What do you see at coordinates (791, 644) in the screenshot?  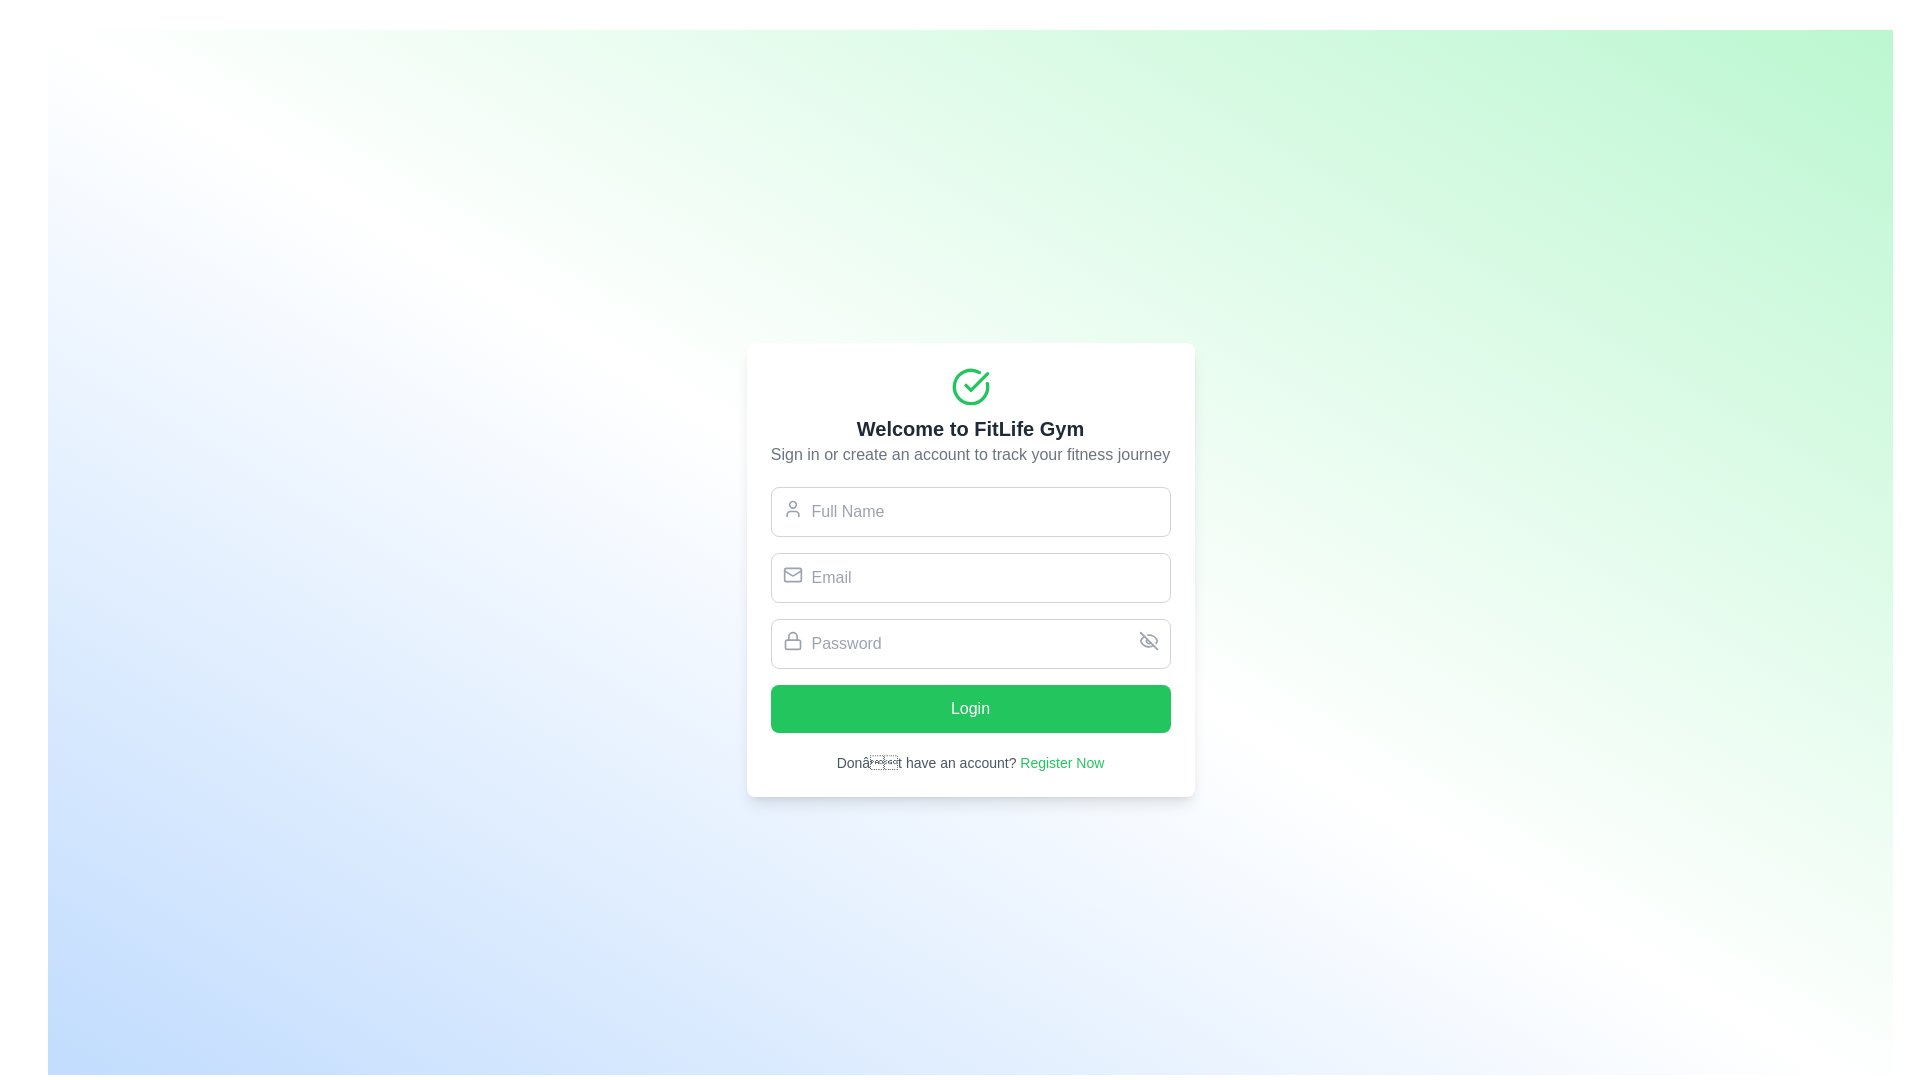 I see `the rectangular padlock icon element located directly to the left of the password input field in the login form, which is styled in a neutral tone and has rounded corners` at bounding box center [791, 644].